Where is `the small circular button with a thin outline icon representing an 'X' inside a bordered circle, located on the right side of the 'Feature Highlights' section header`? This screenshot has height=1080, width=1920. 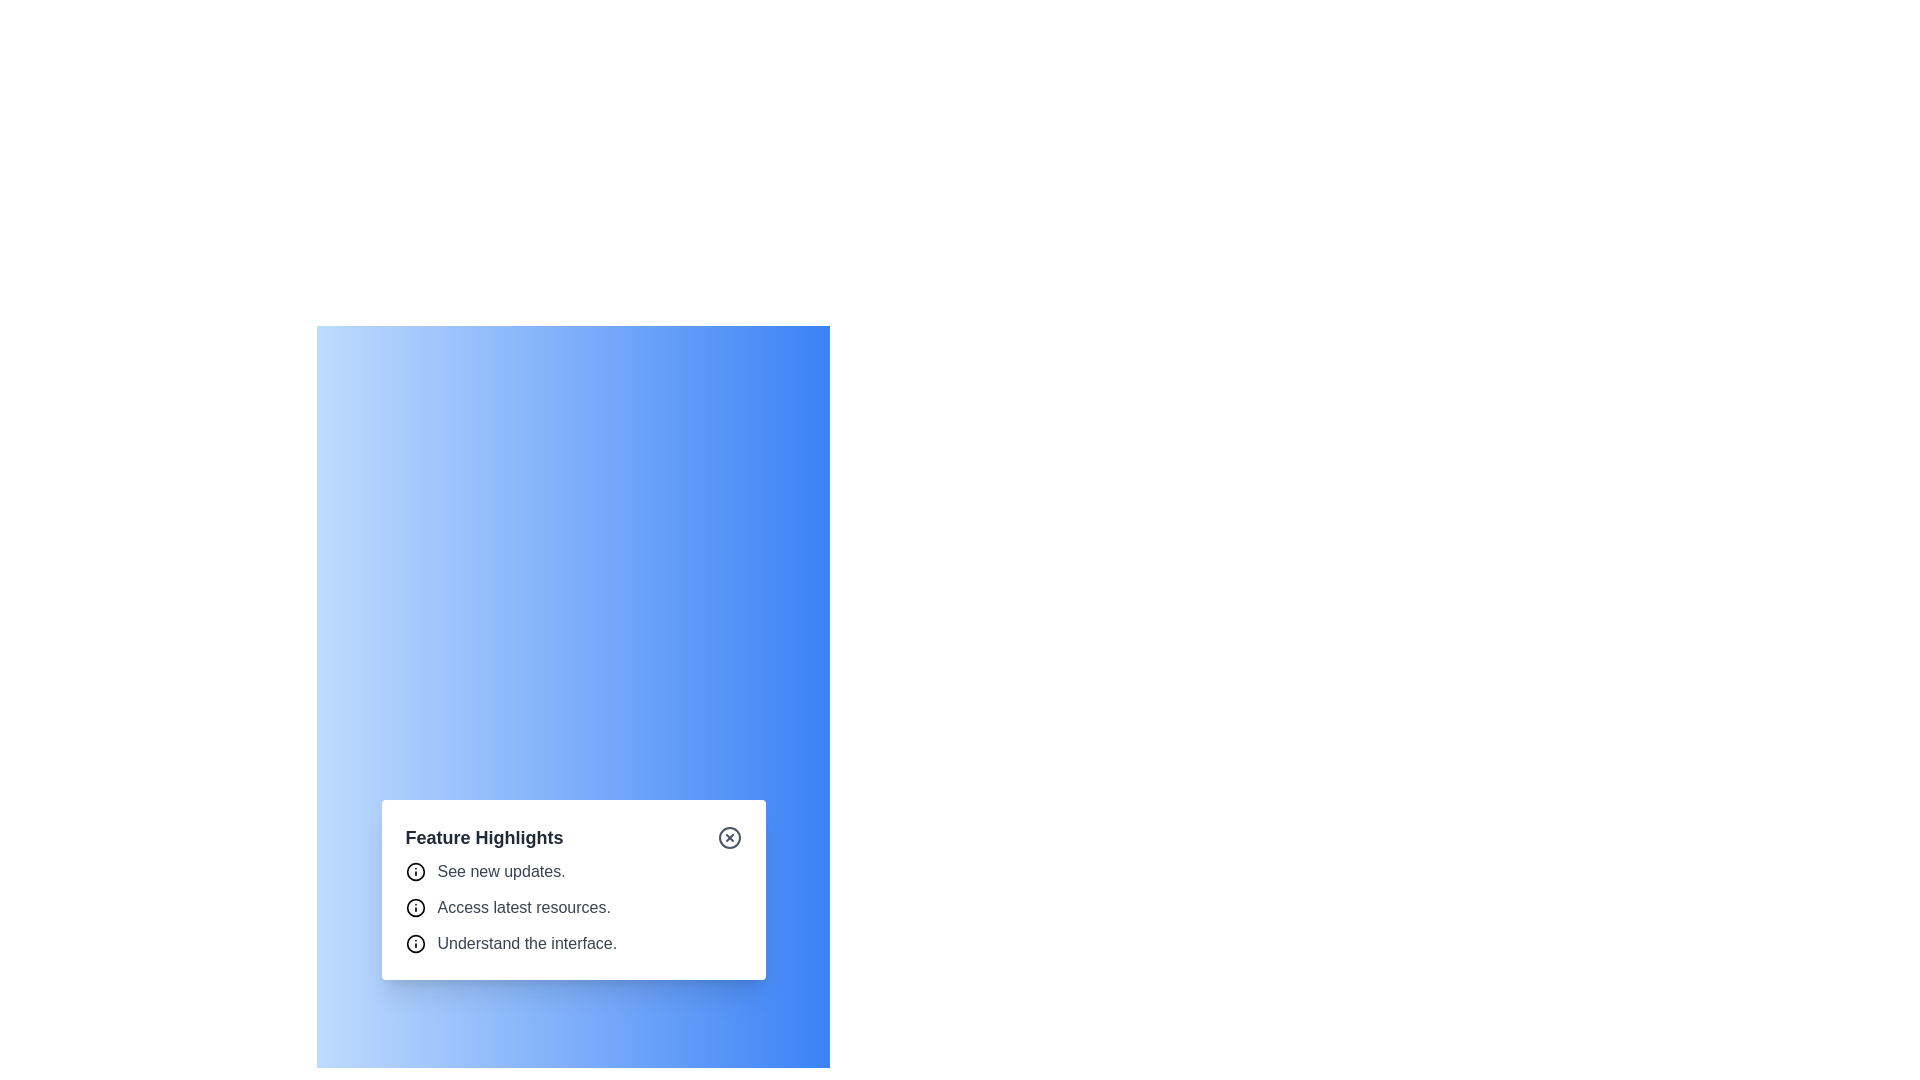 the small circular button with a thin outline icon representing an 'X' inside a bordered circle, located on the right side of the 'Feature Highlights' section header is located at coordinates (728, 837).